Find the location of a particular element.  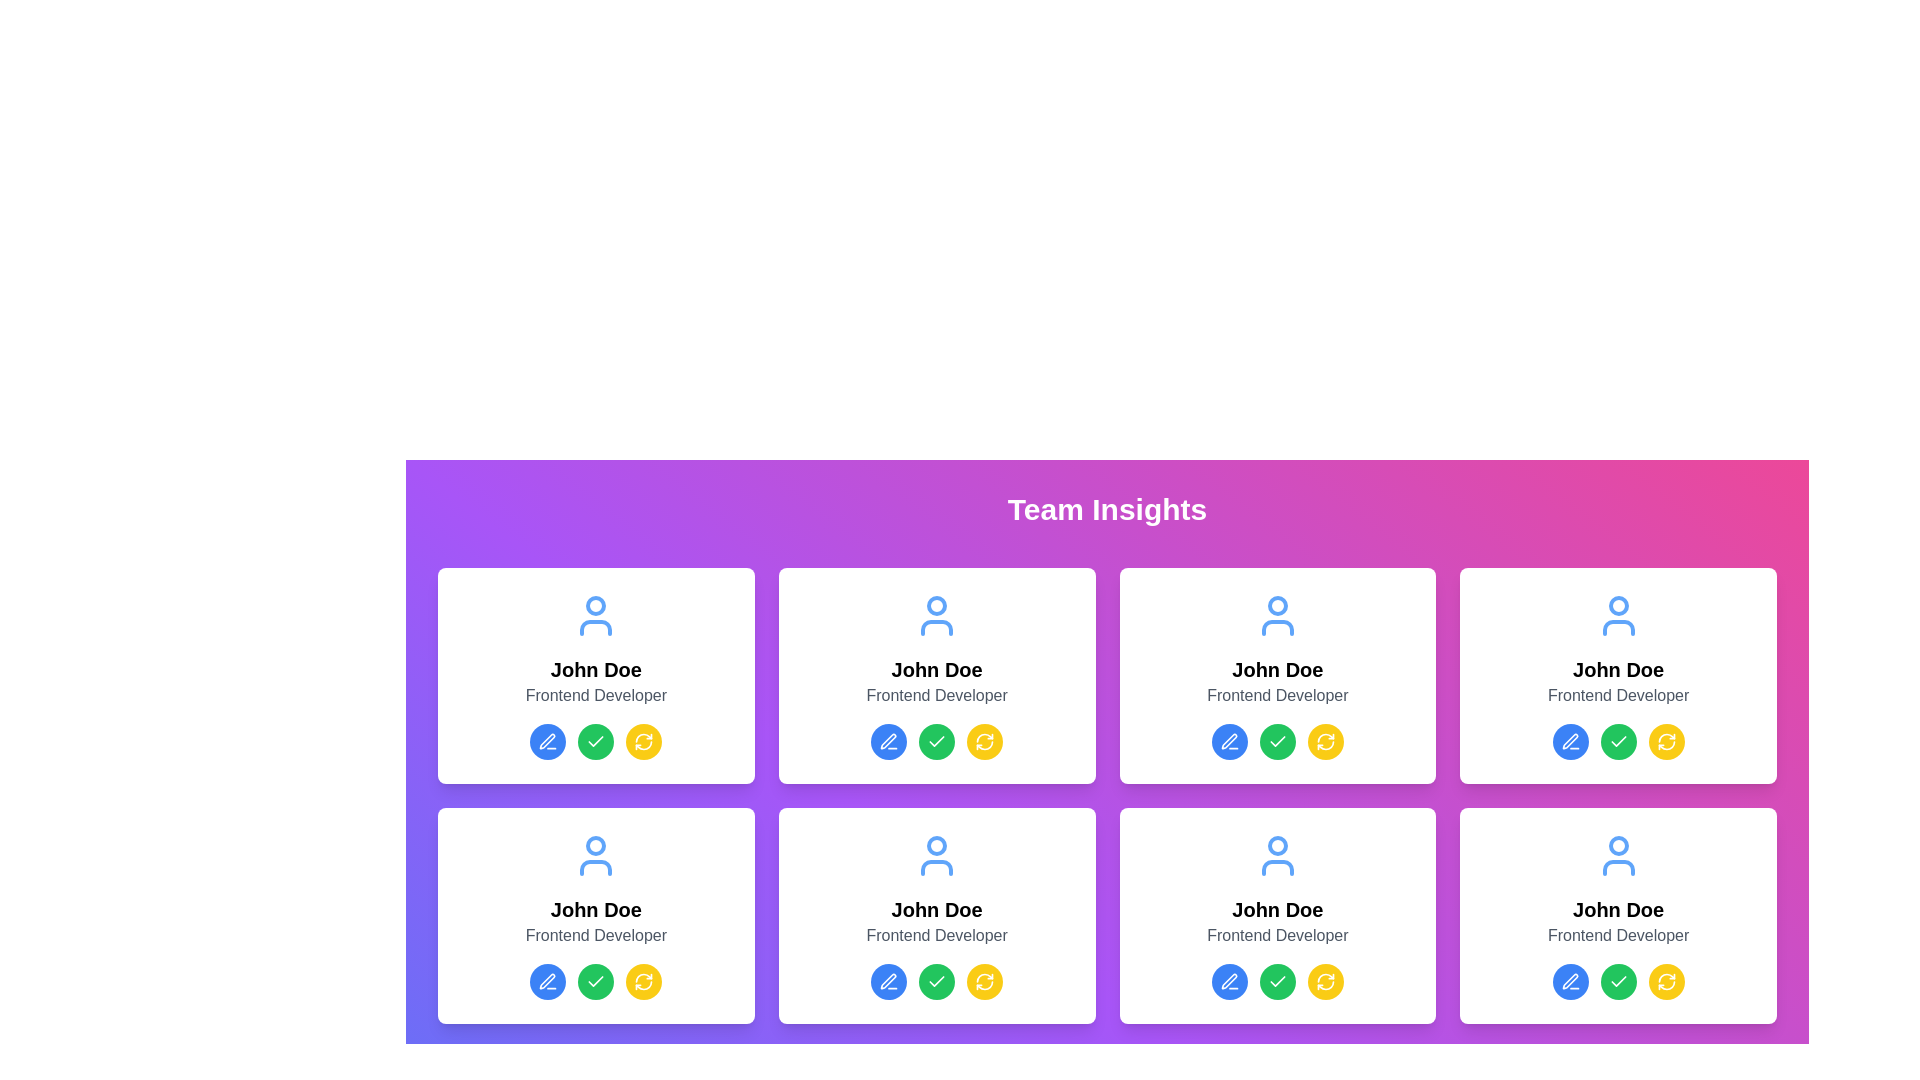

the green circular button with a checkmark icon inside, located at the bottom of a card containing the user 'John Doe', to confirm or approve is located at coordinates (1618, 981).